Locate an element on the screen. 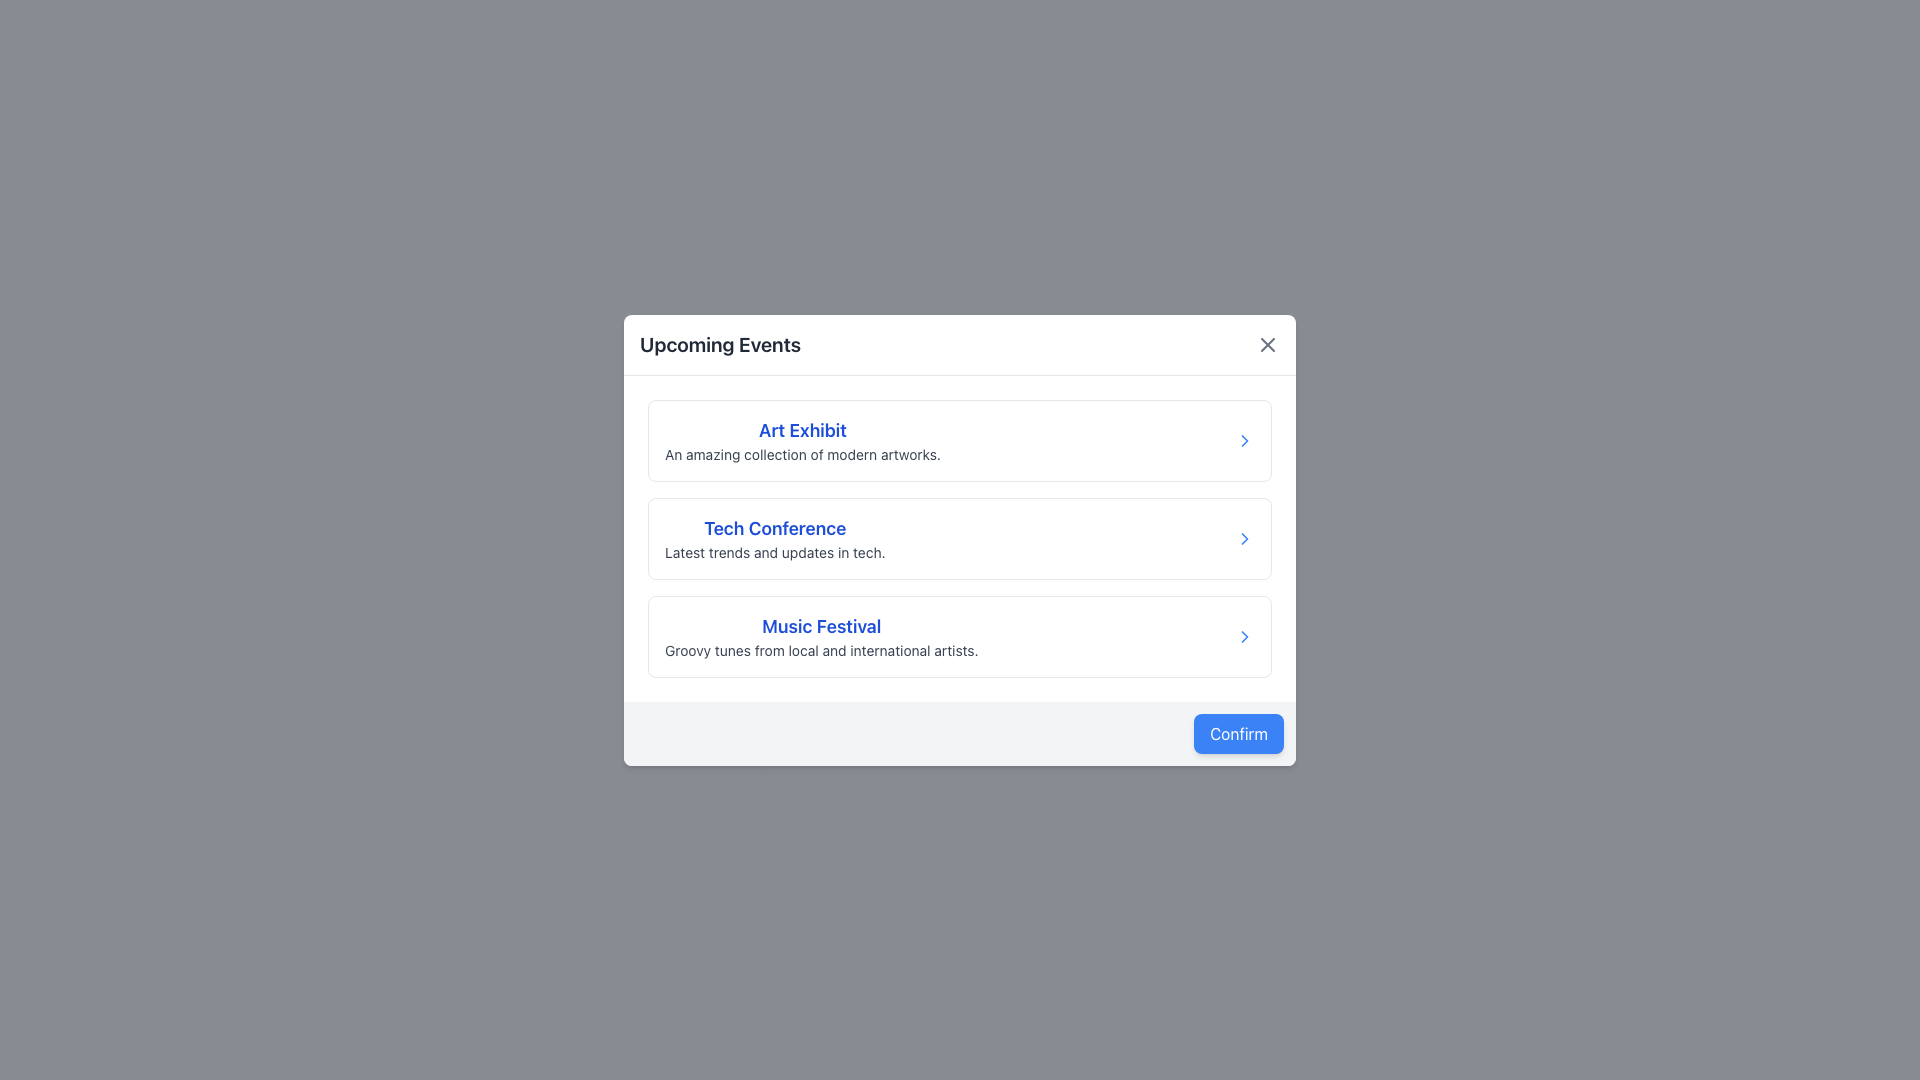  the second entry in the list within the modal dialog that represents the 'Tech Conference' event is located at coordinates (960, 540).